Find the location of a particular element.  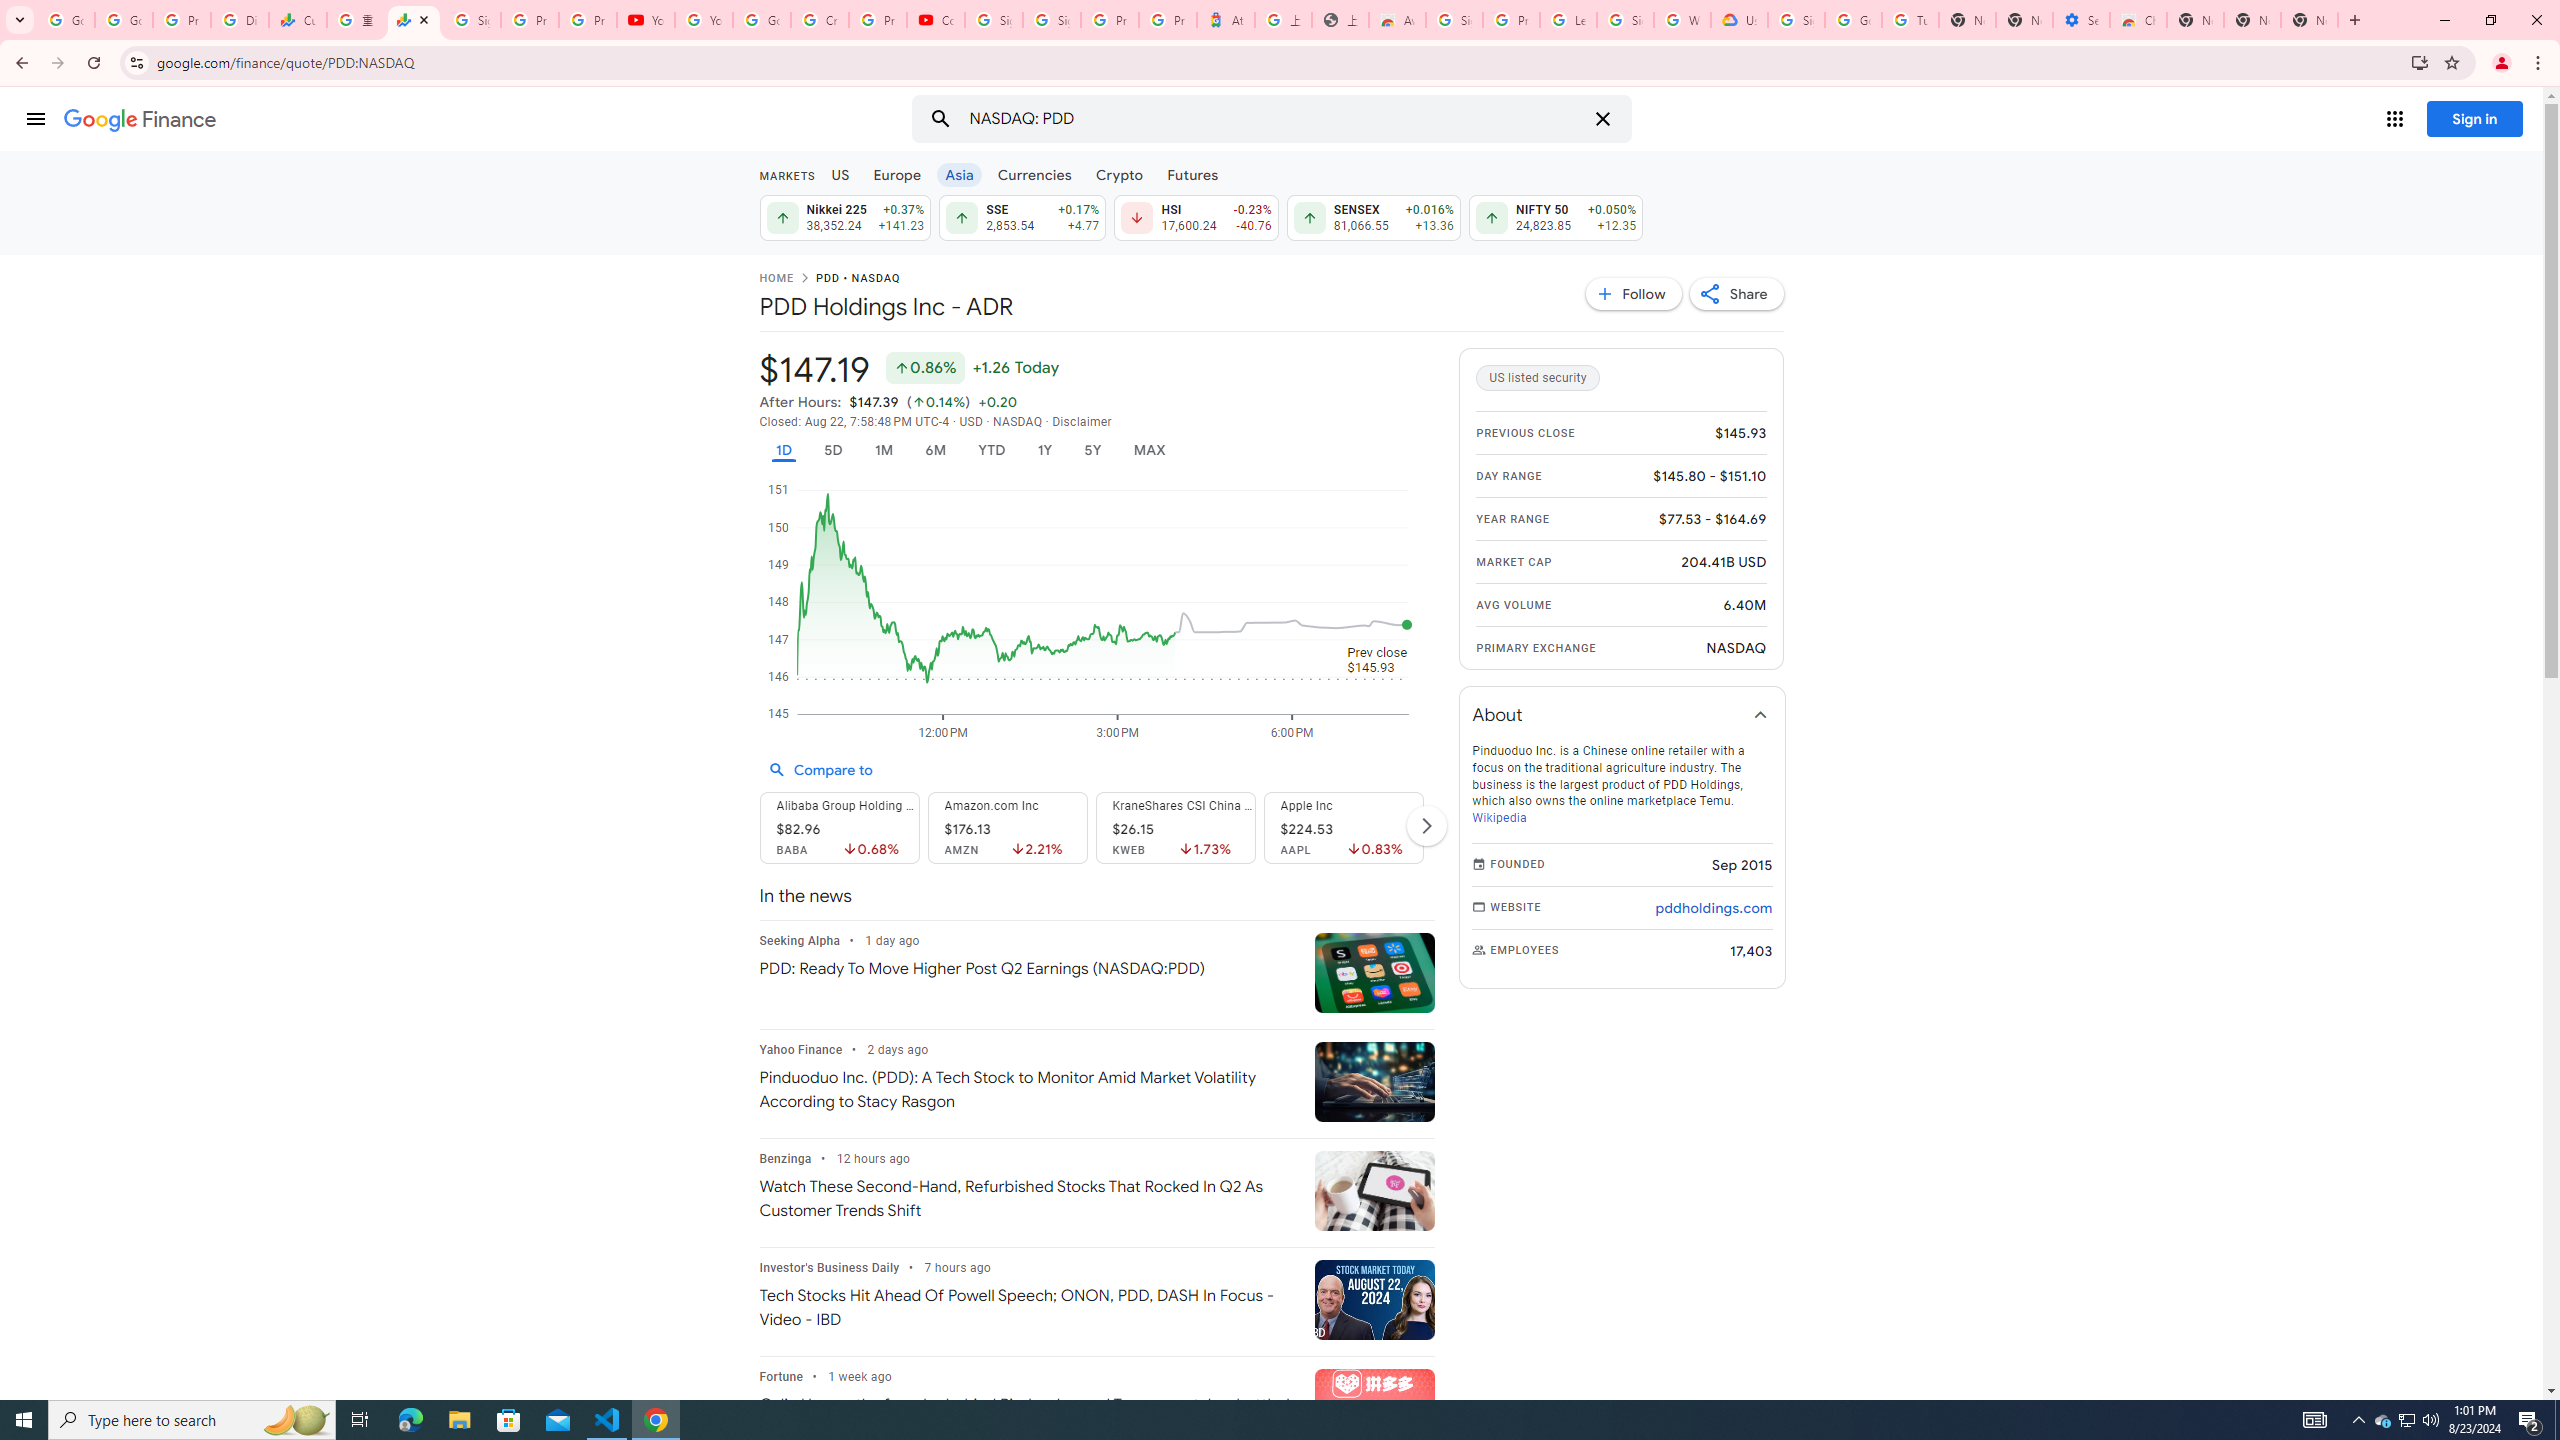

'Nikkei 225 38,352.24 Up by 0.27% +141.23' is located at coordinates (843, 217).